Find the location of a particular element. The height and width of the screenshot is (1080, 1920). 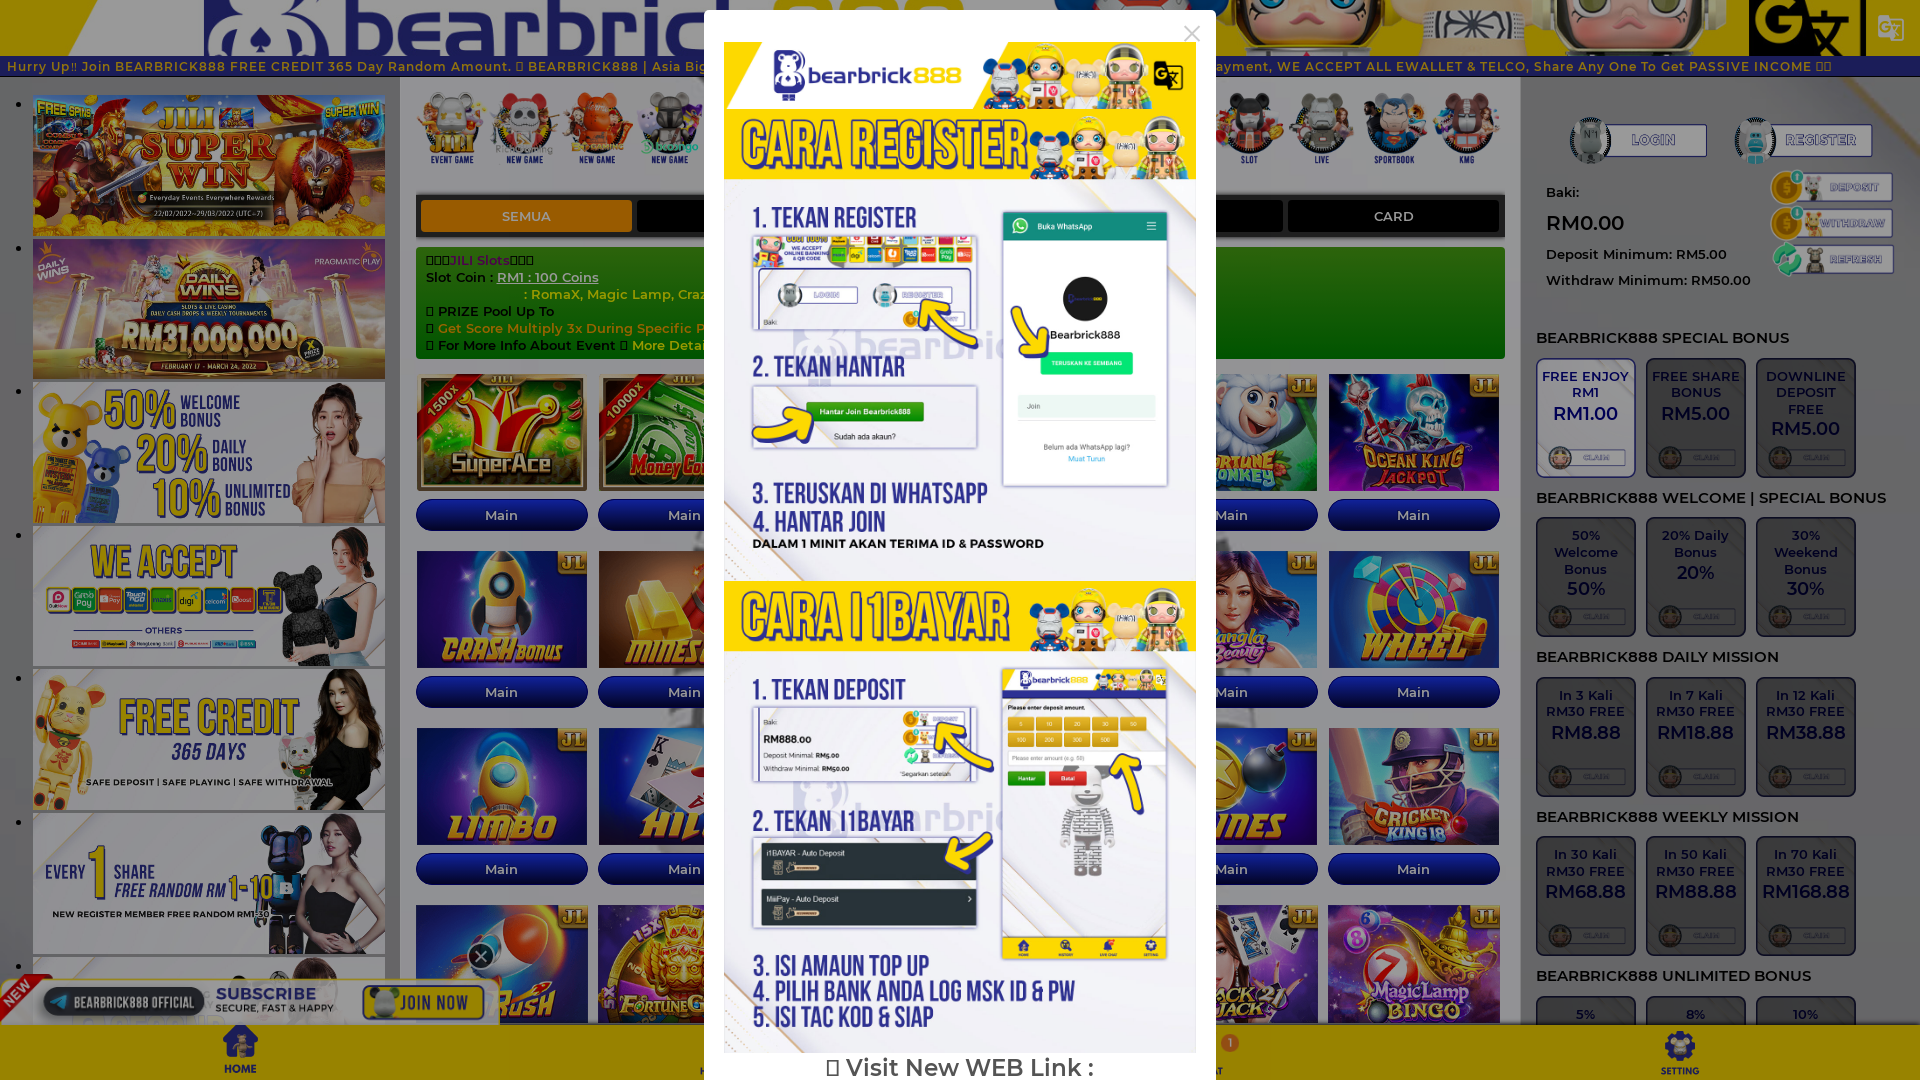

'DAFTAR' is located at coordinates (1803, 139).